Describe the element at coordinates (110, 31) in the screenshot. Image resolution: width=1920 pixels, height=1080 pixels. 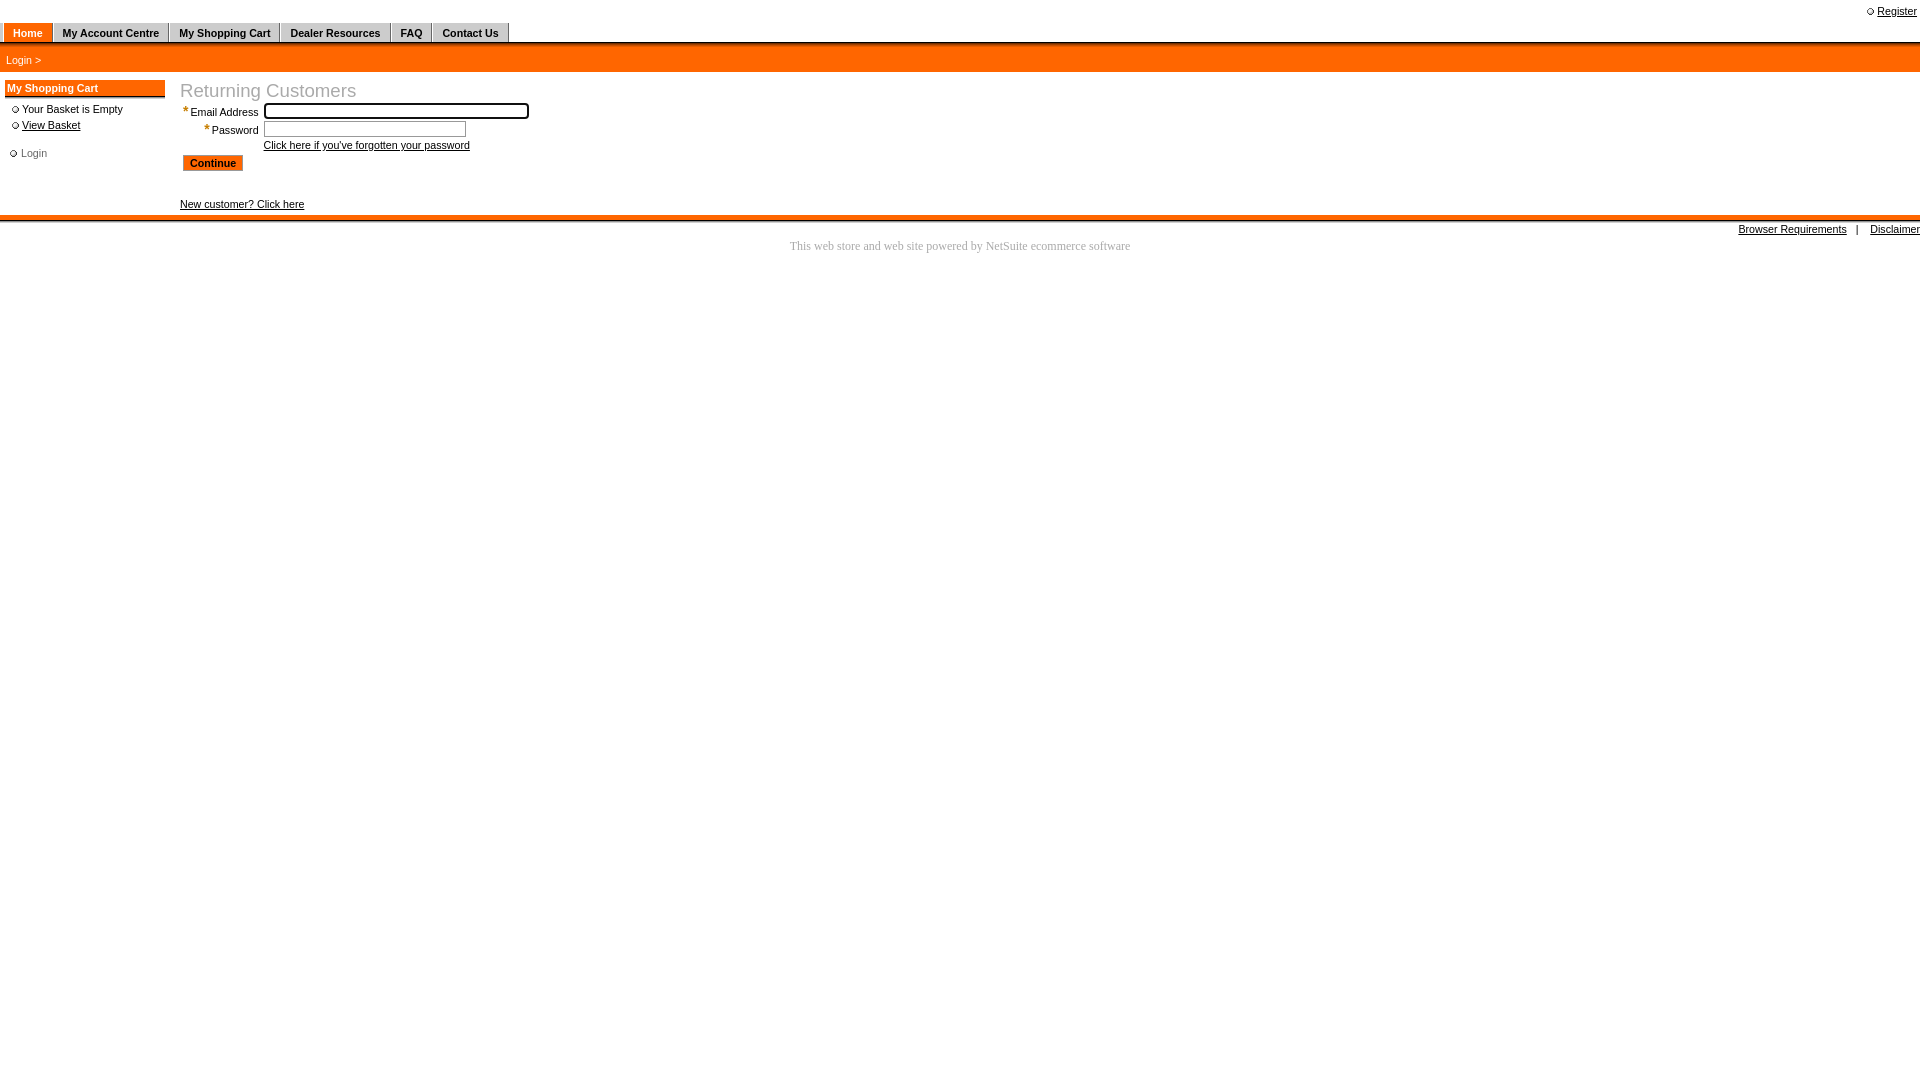
I see `'My Account Centre'` at that location.